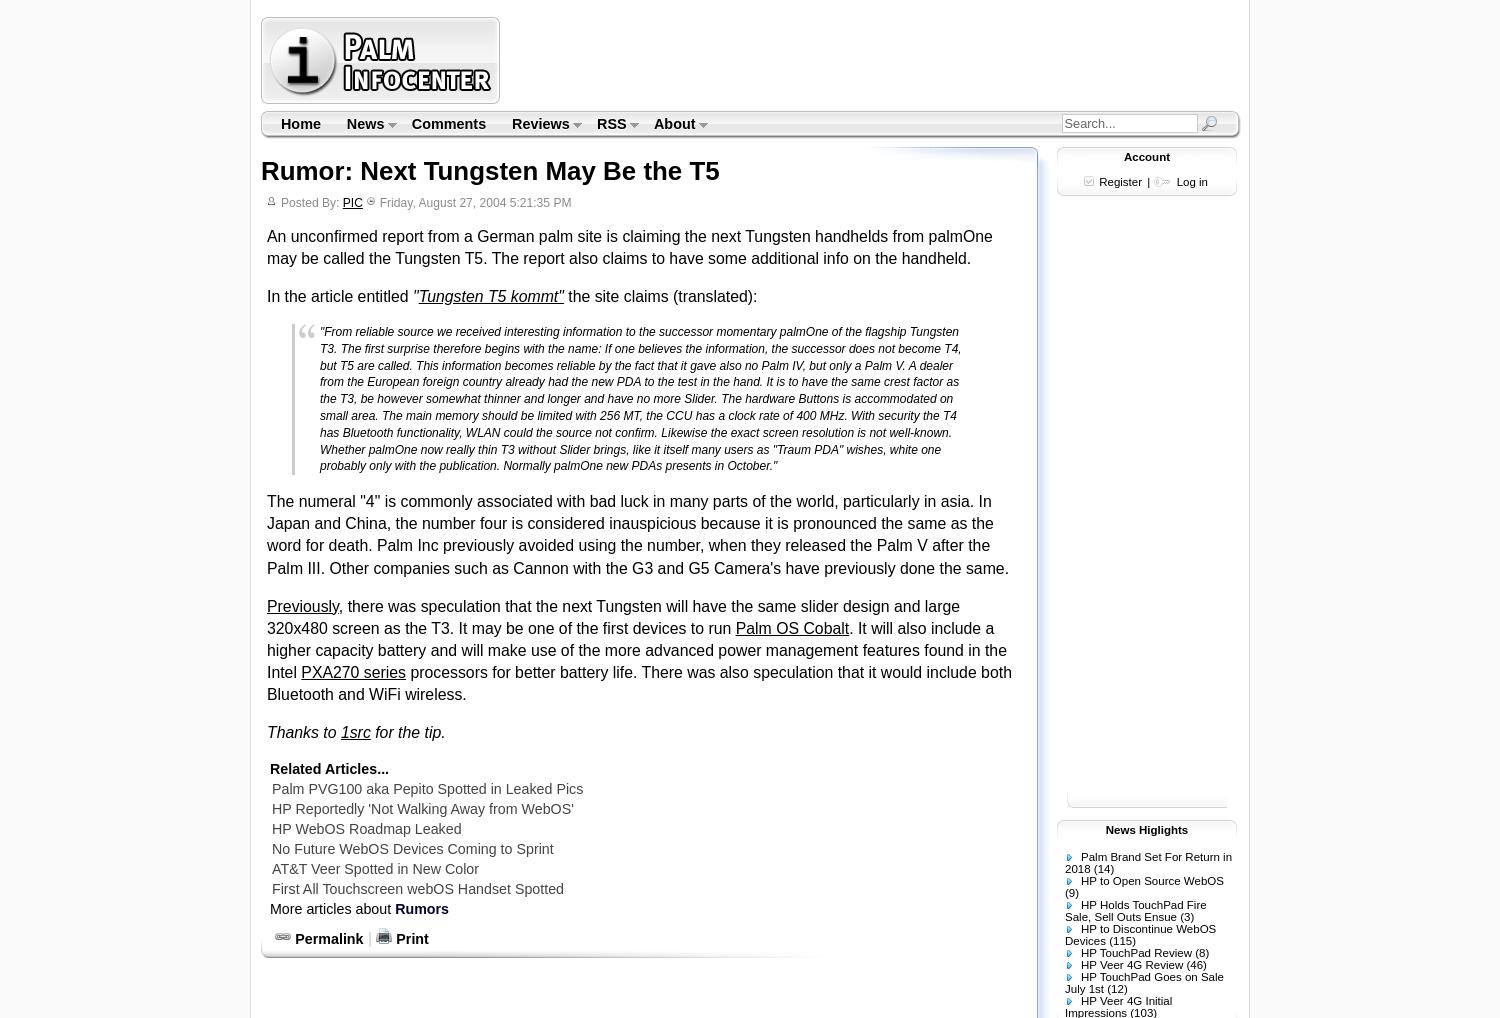  I want to click on 'An unconfirmed report from a German palm site is claiming the next Tungsten handhelds from palmOne may be called the Tungsten T5. The report also claims to have some additional info on the handheld.', so click(629, 245).